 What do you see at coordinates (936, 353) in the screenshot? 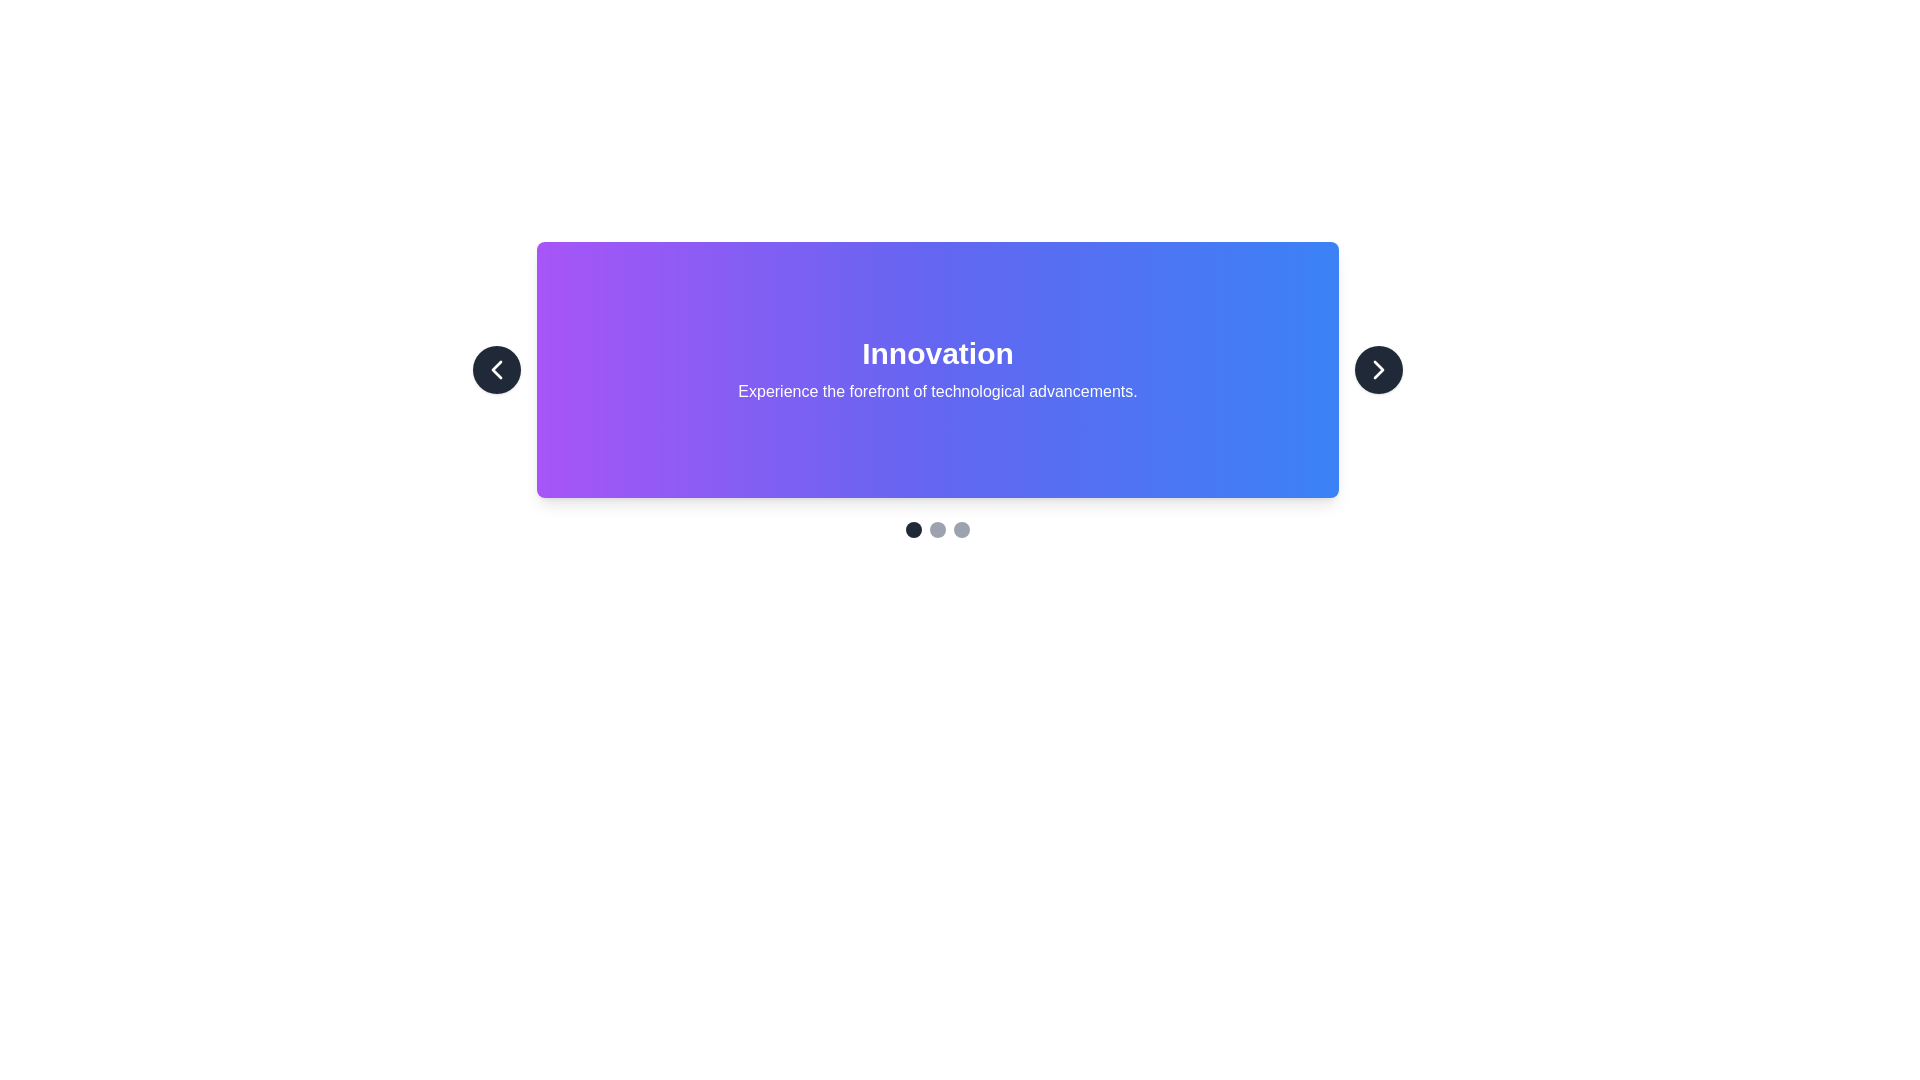
I see `the Text Label that serves as a title or heading, positioned above a smaller text element indicating technological advancements` at bounding box center [936, 353].